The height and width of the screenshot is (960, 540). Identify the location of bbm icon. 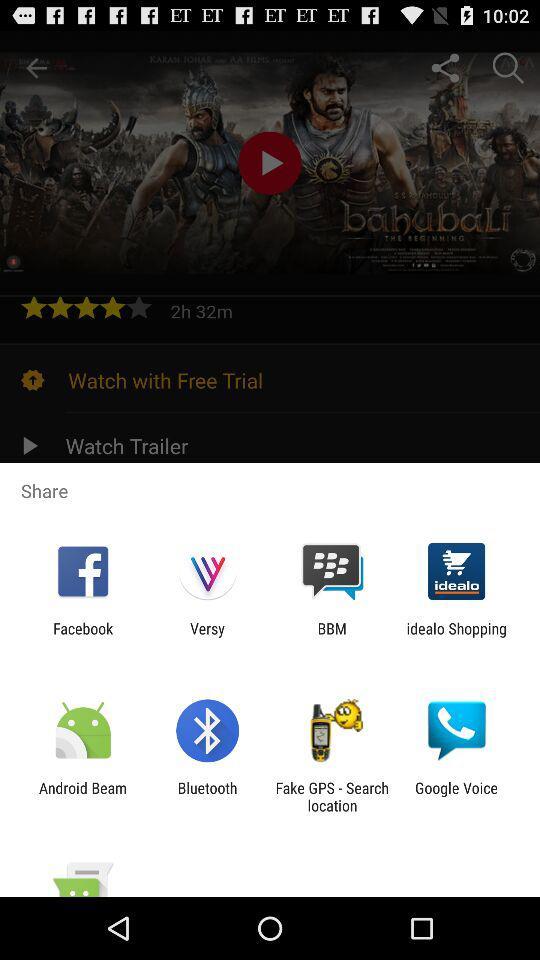
(332, 636).